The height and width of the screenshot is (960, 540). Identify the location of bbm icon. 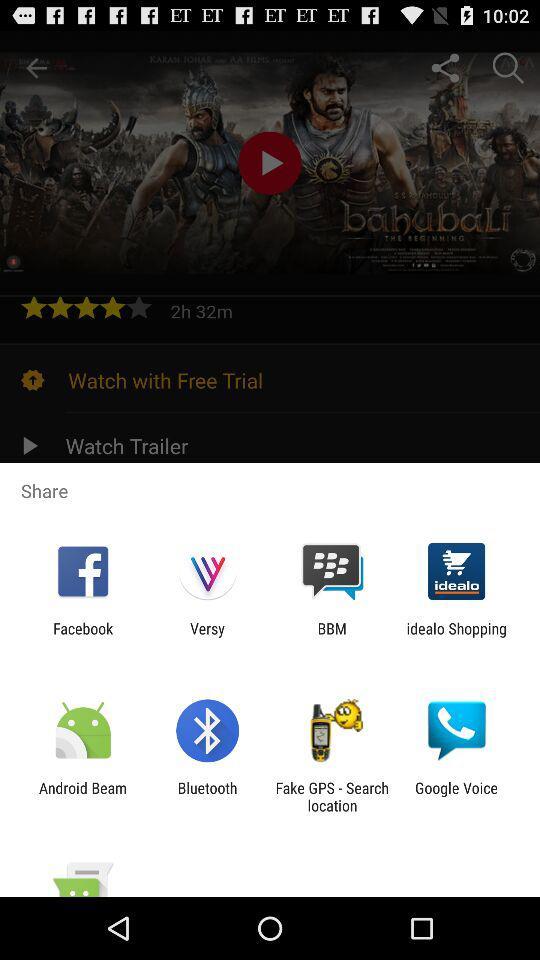
(332, 636).